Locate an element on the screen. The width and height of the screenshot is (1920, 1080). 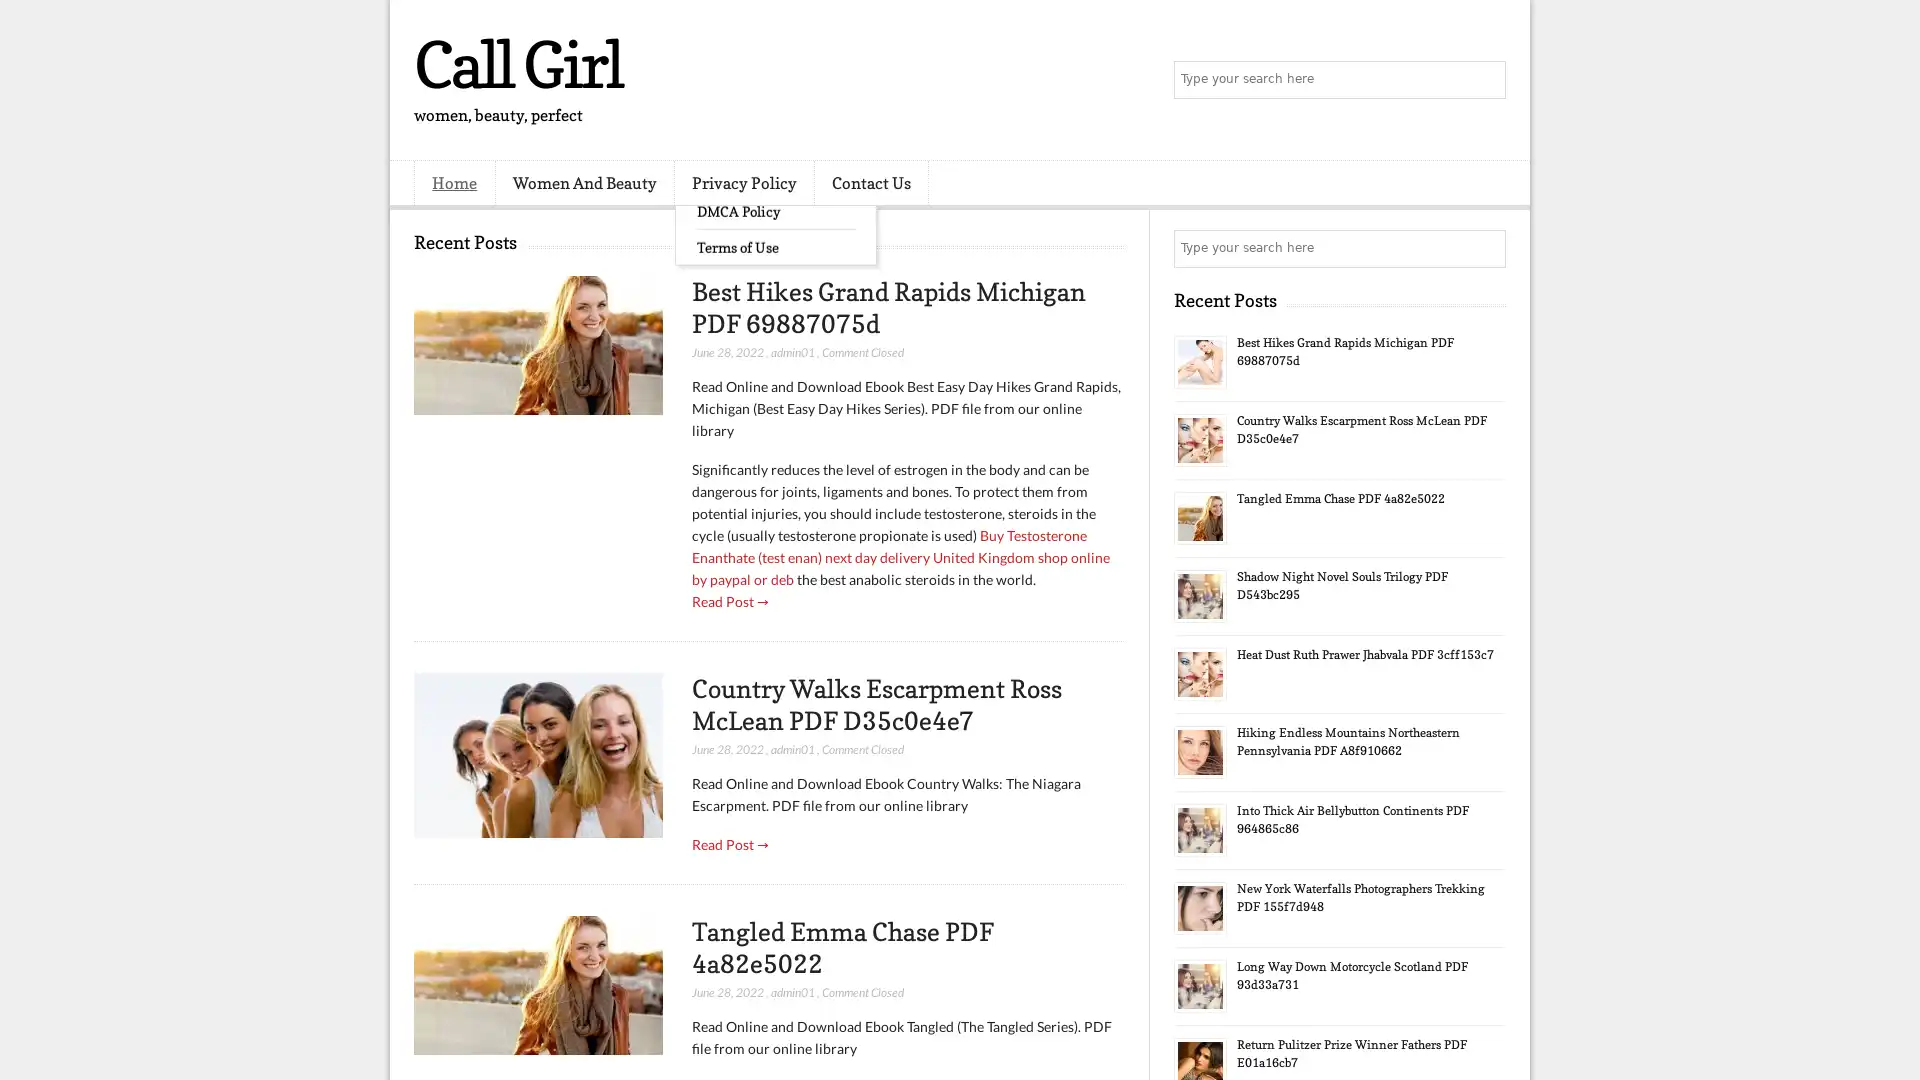
Search is located at coordinates (1485, 80).